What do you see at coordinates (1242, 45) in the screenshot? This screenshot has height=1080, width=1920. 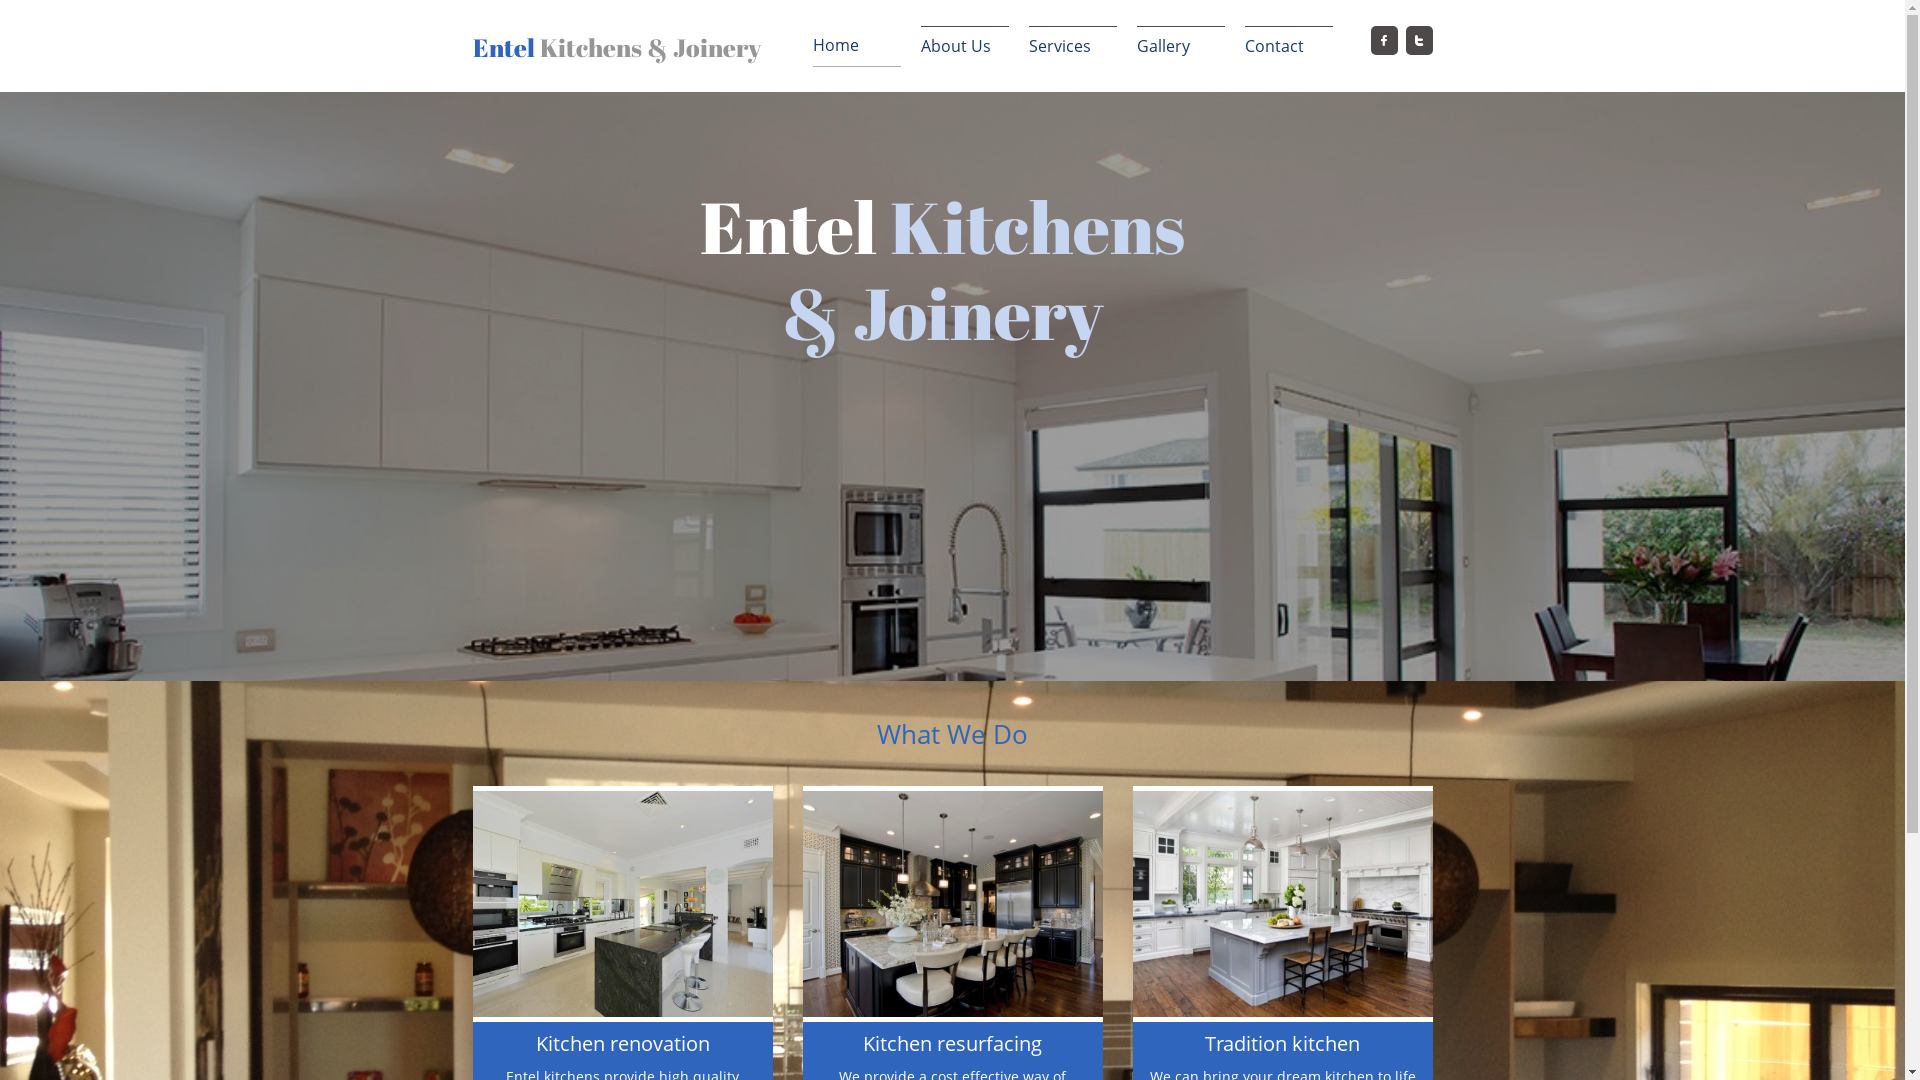 I see `'Contact'` at bounding box center [1242, 45].